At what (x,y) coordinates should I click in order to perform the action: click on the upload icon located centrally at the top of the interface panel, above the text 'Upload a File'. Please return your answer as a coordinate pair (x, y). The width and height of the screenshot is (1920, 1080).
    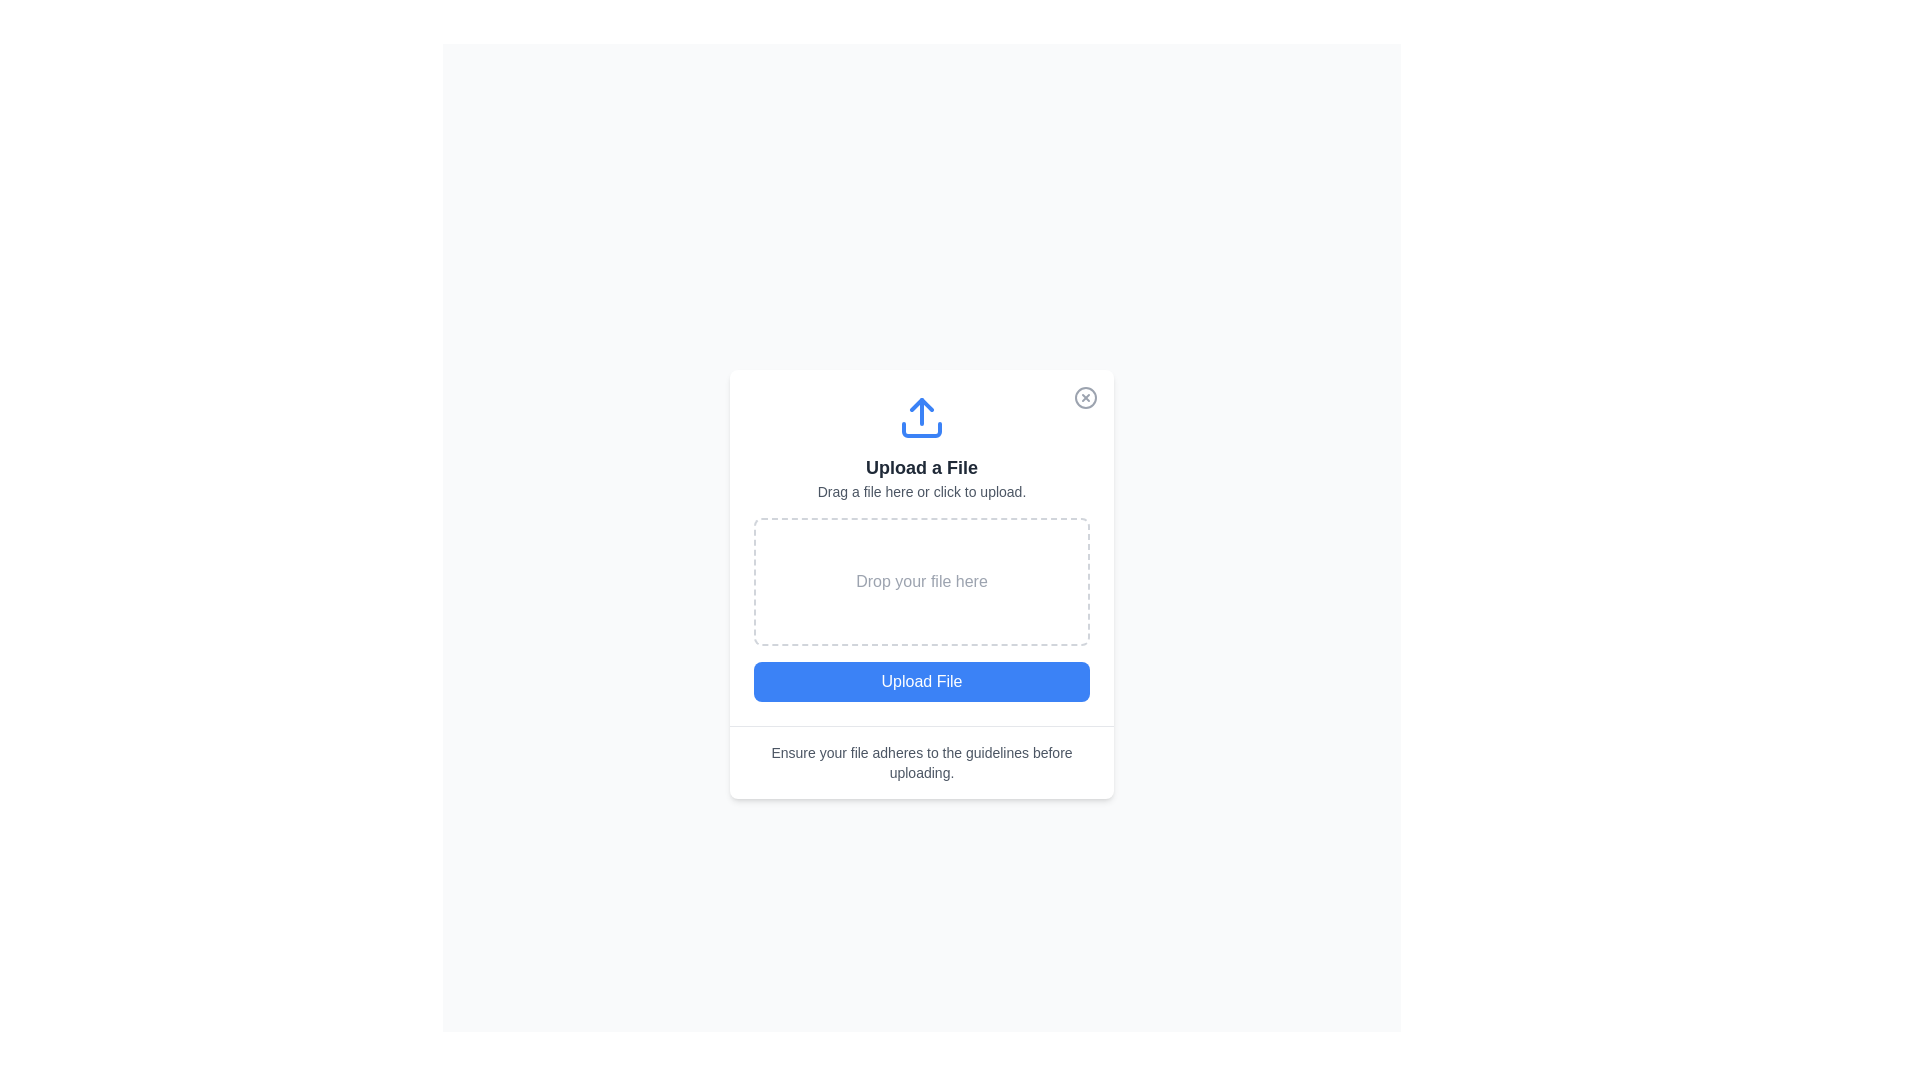
    Looking at the image, I should click on (920, 416).